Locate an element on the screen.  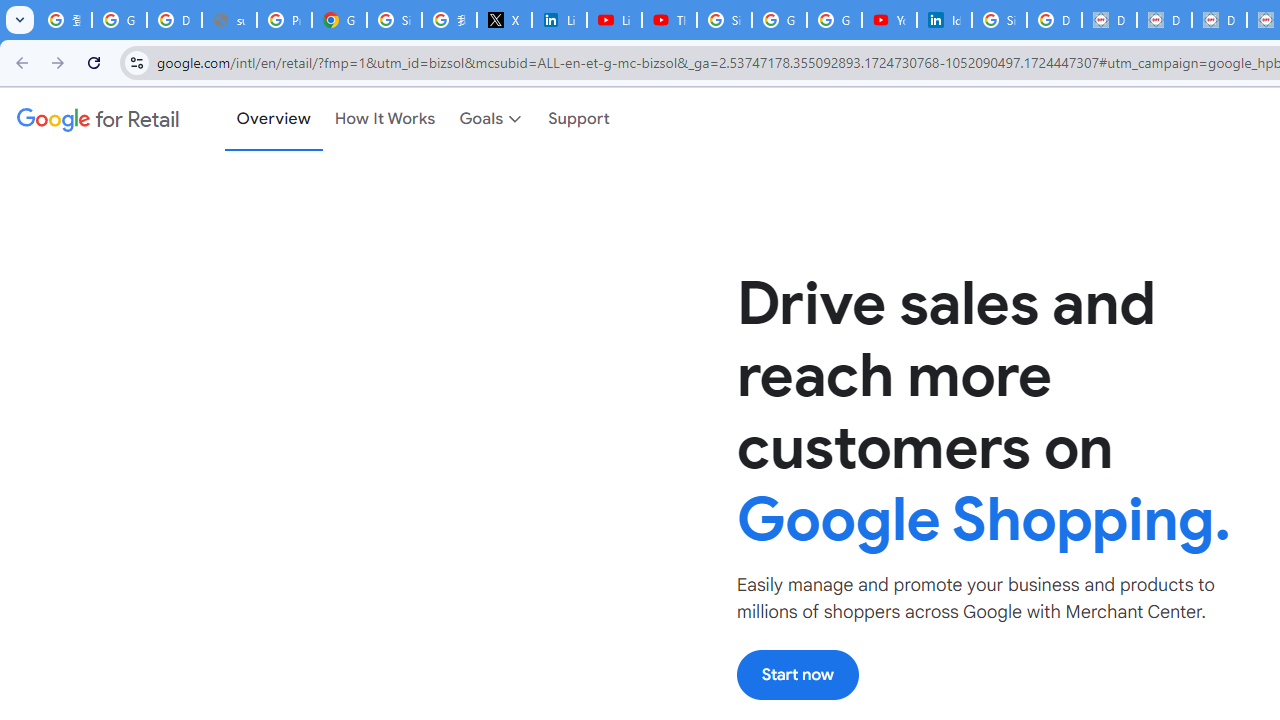
'How It Works' is located at coordinates (385, 119).